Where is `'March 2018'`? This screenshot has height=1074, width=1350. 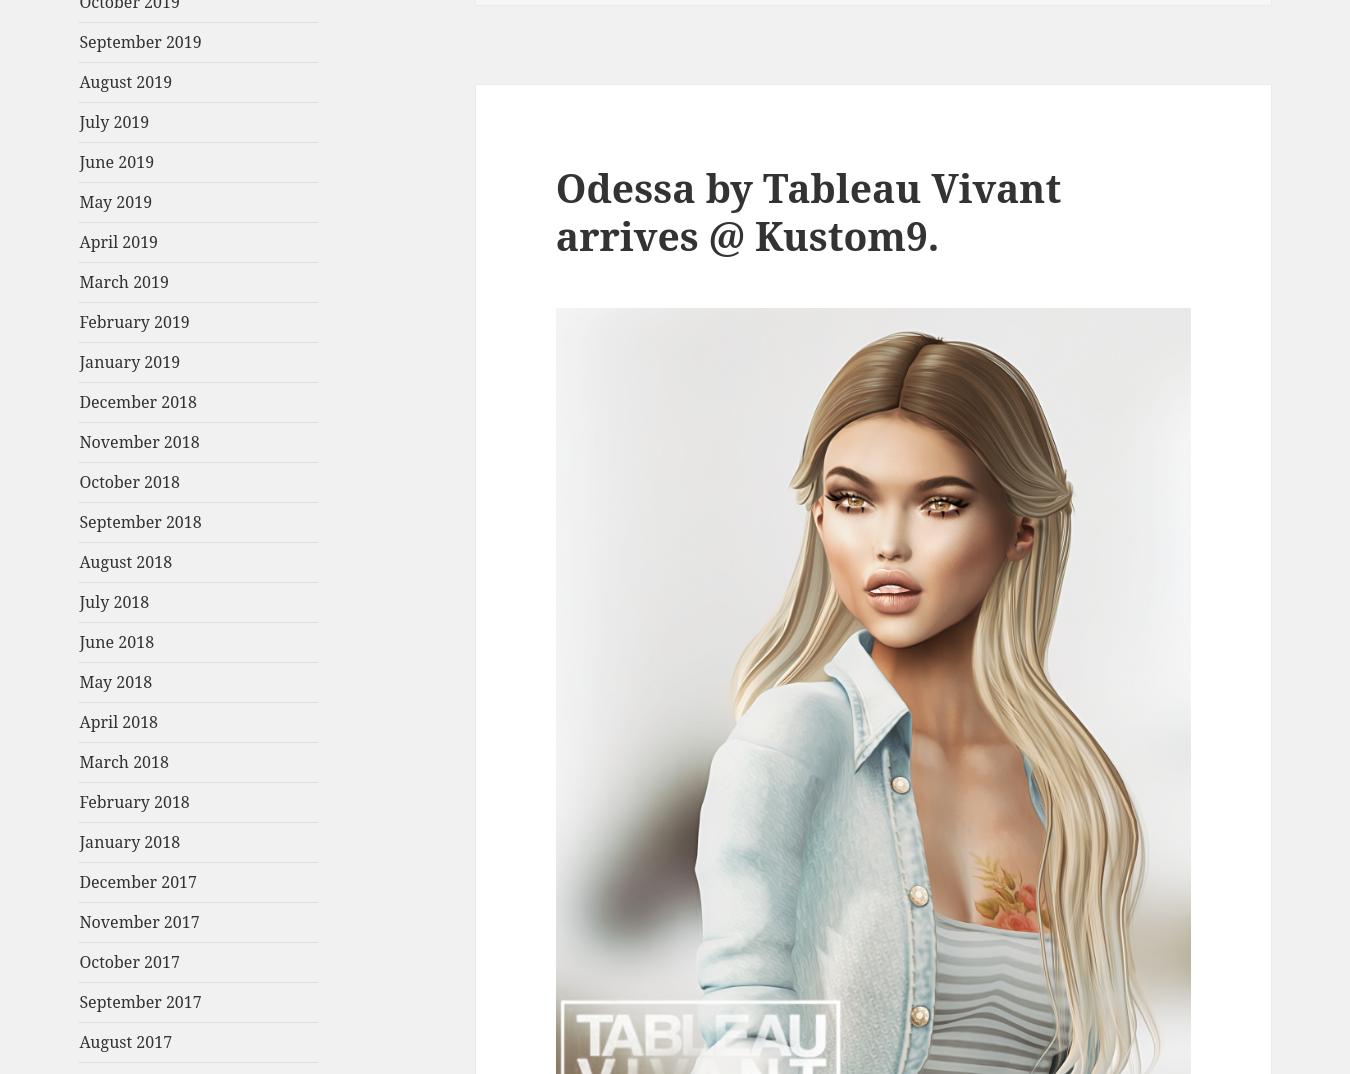
'March 2018' is located at coordinates (123, 761).